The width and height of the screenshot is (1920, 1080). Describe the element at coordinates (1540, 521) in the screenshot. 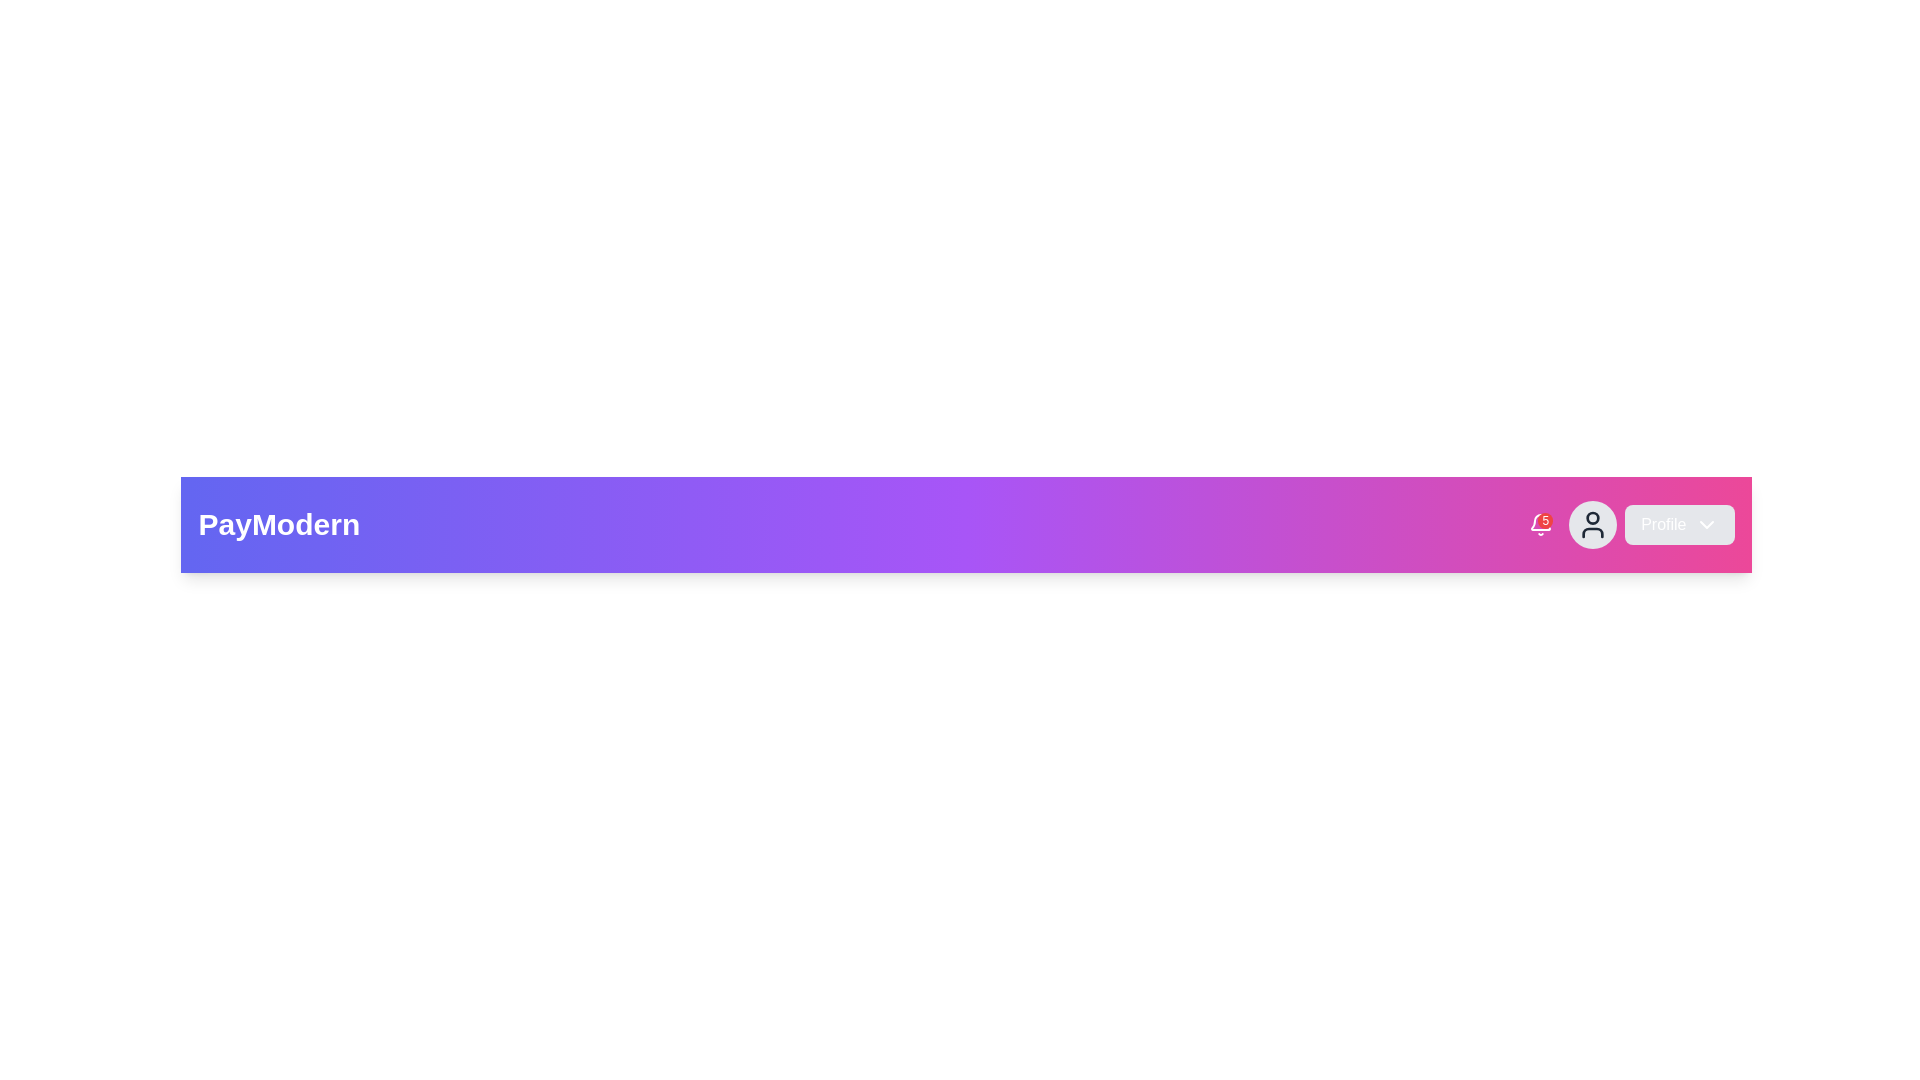

I see `the Notification icon with badge located in the top-right corner of the navigation bar` at that location.